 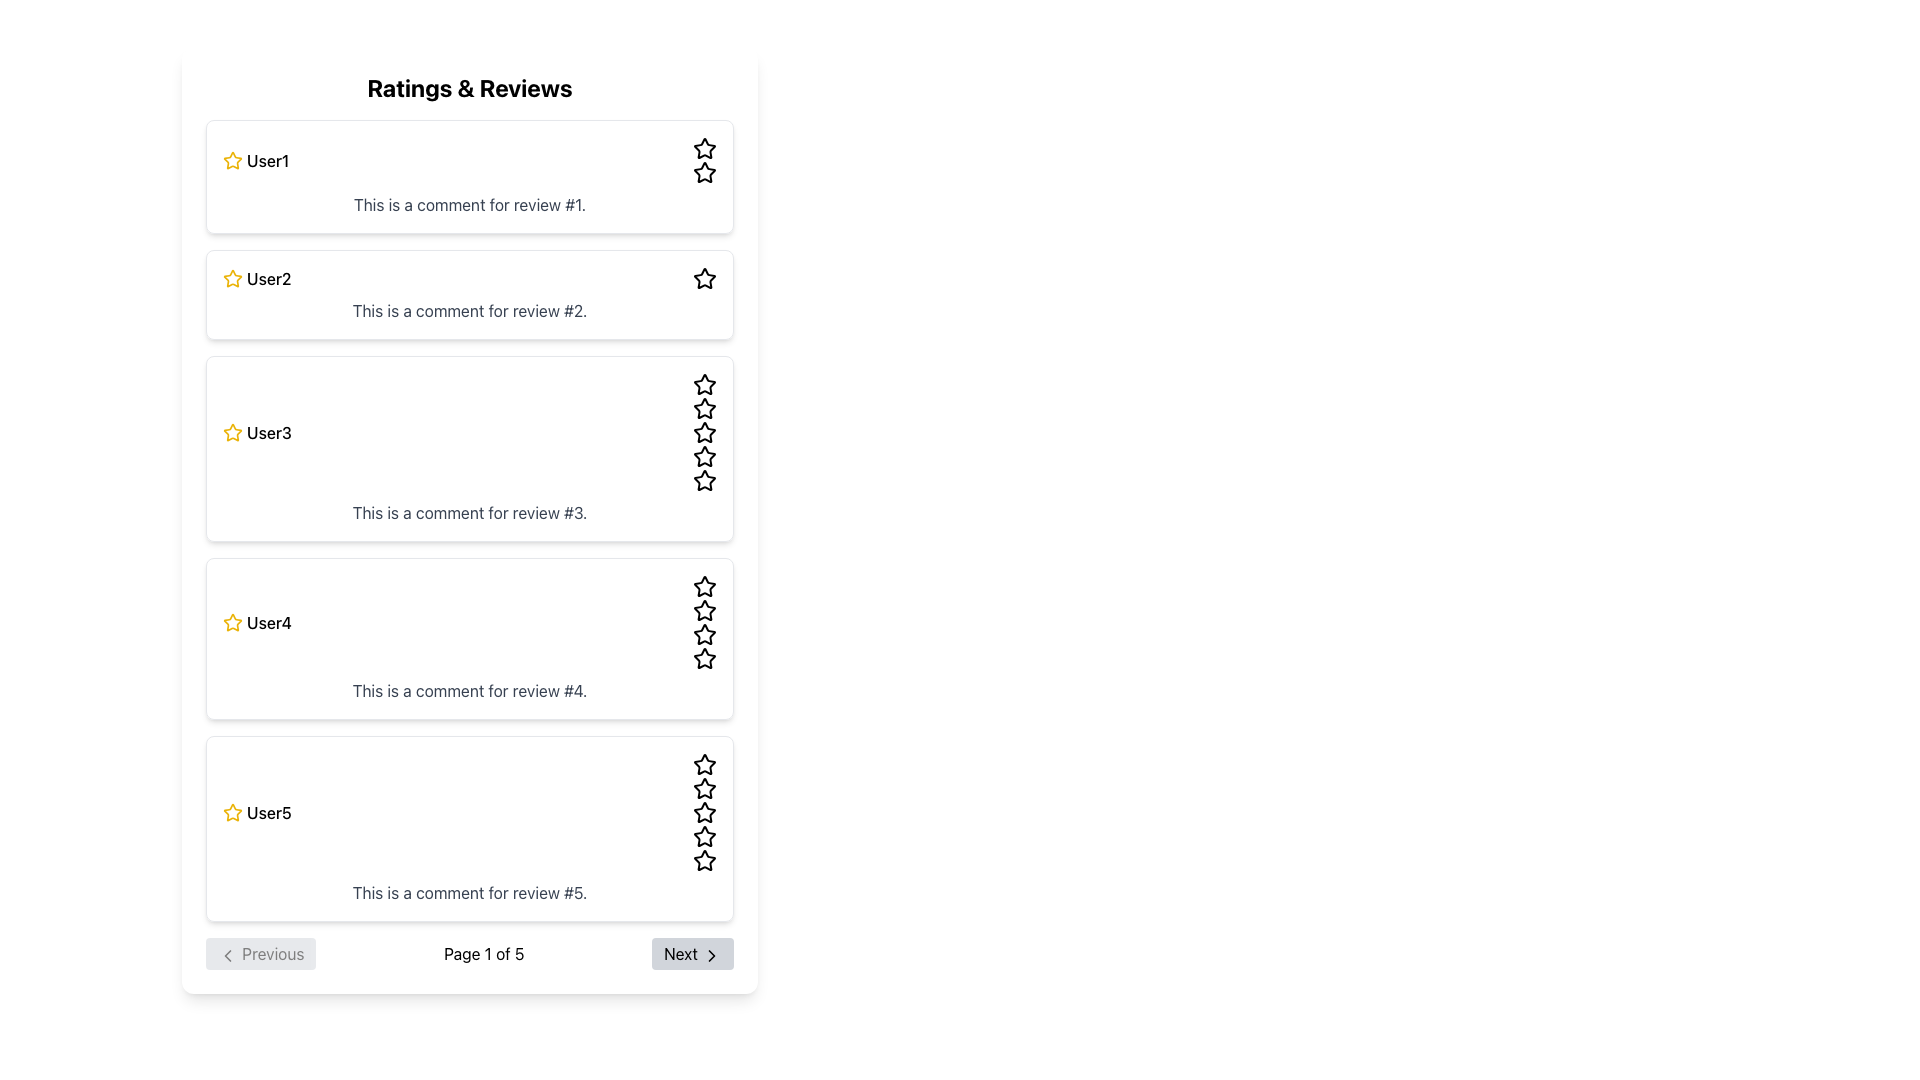 What do you see at coordinates (705, 147) in the screenshot?
I see `the first star rating symbol adjacent to the 'User1' label in the top entry of the 'Ratings & Reviews' list` at bounding box center [705, 147].